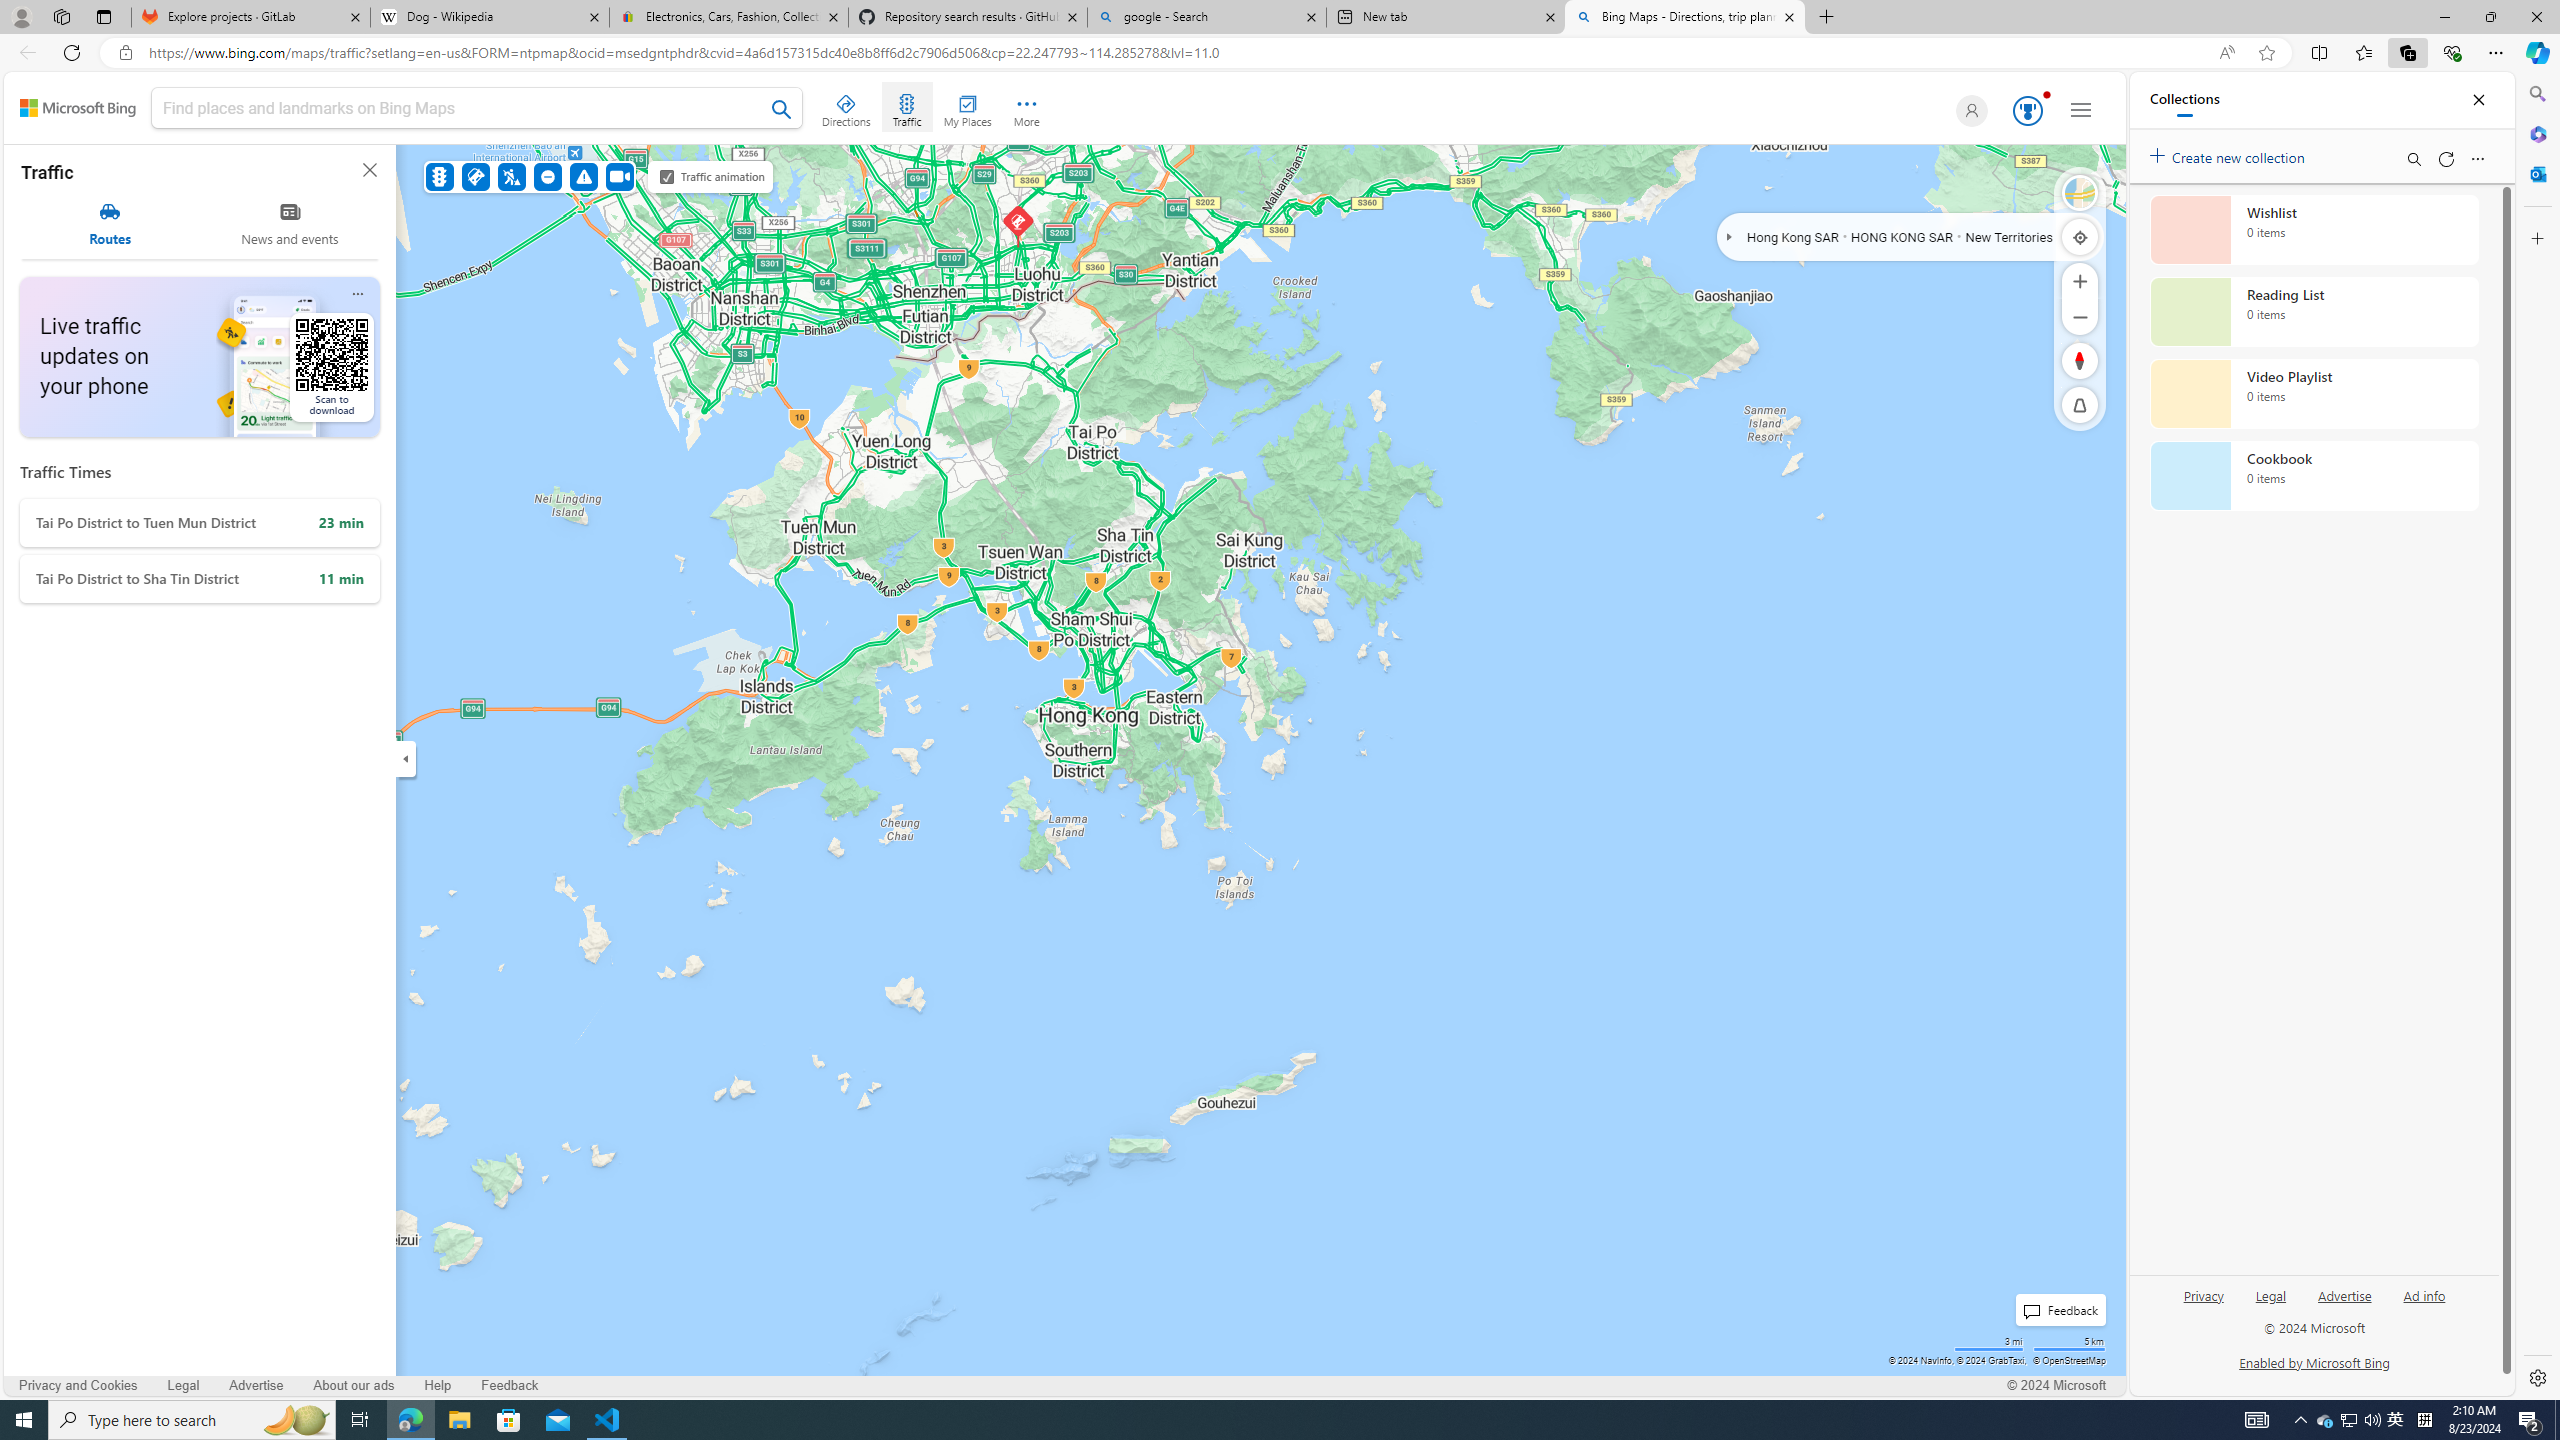  Describe the element at coordinates (2026, 110) in the screenshot. I see `'AutomationID: rh_meter'` at that location.